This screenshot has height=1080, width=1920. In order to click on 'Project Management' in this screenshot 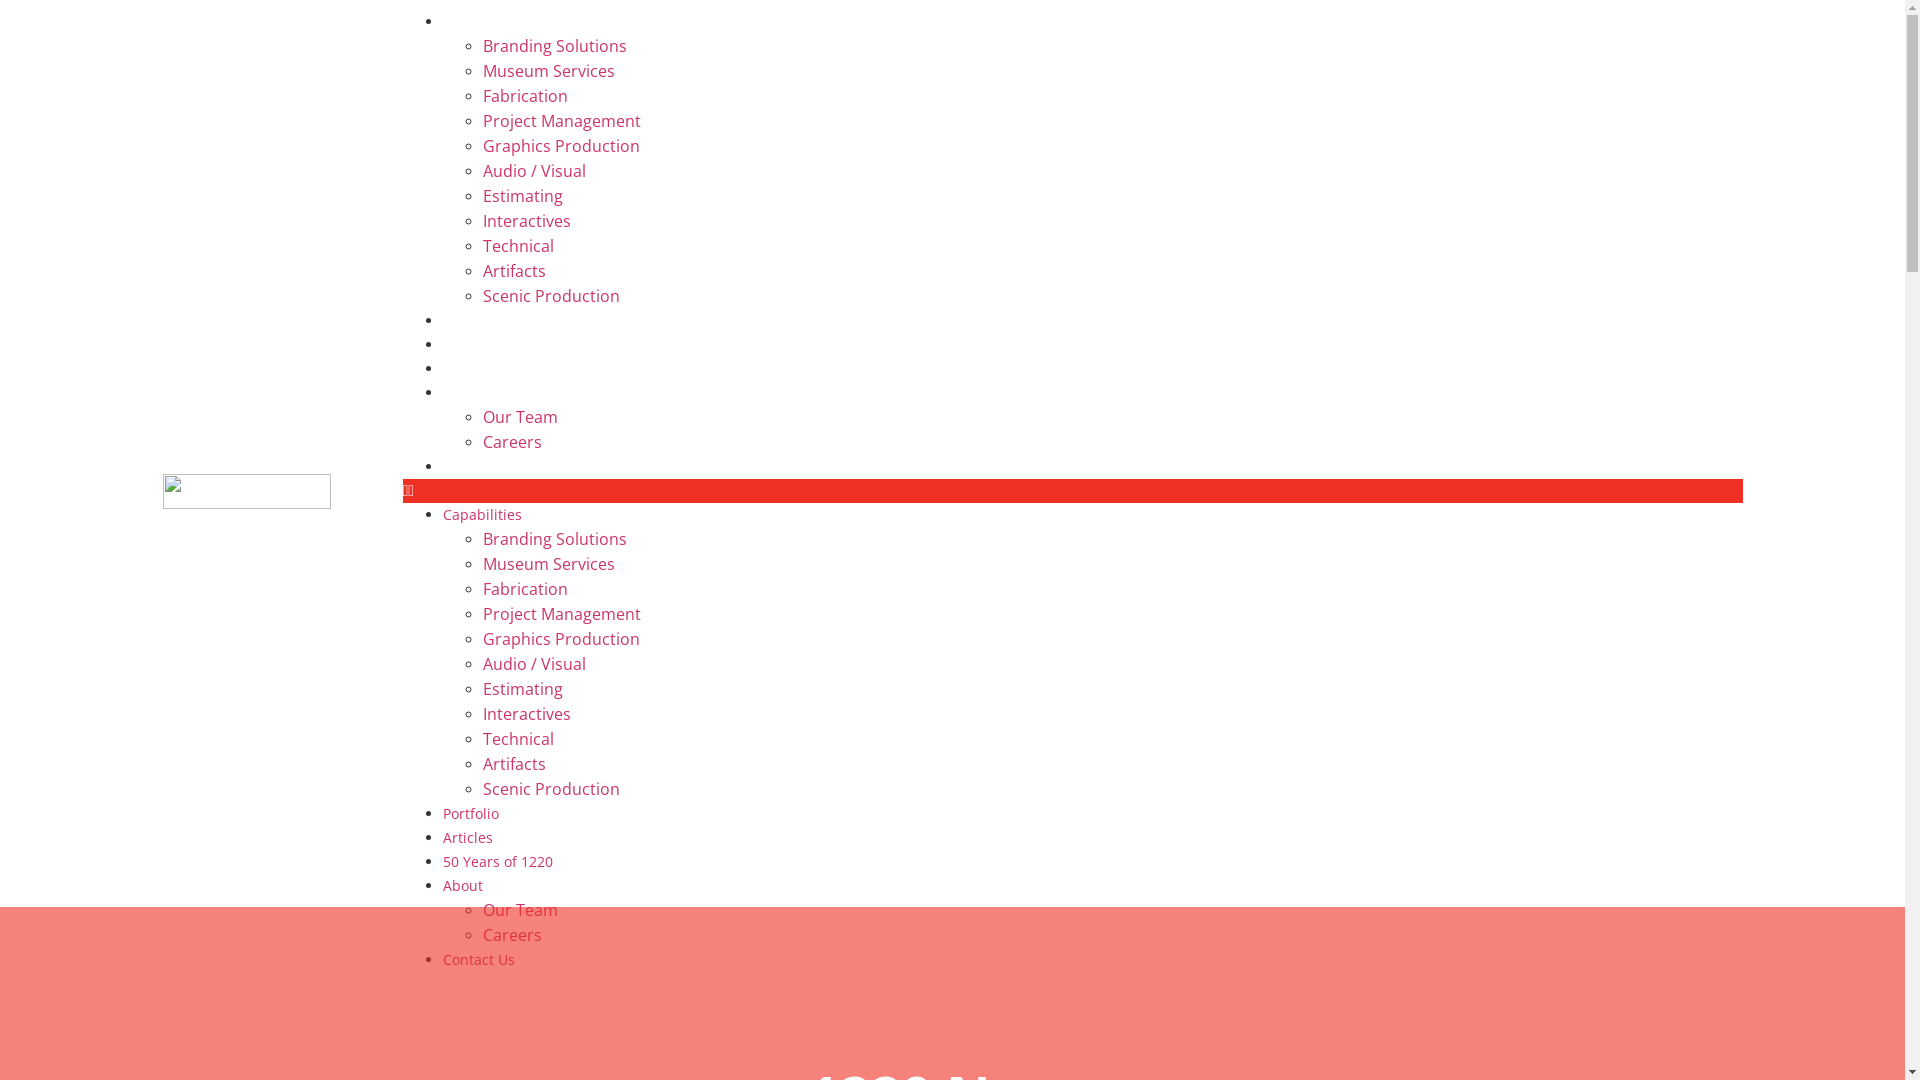, I will do `click(481, 120)`.